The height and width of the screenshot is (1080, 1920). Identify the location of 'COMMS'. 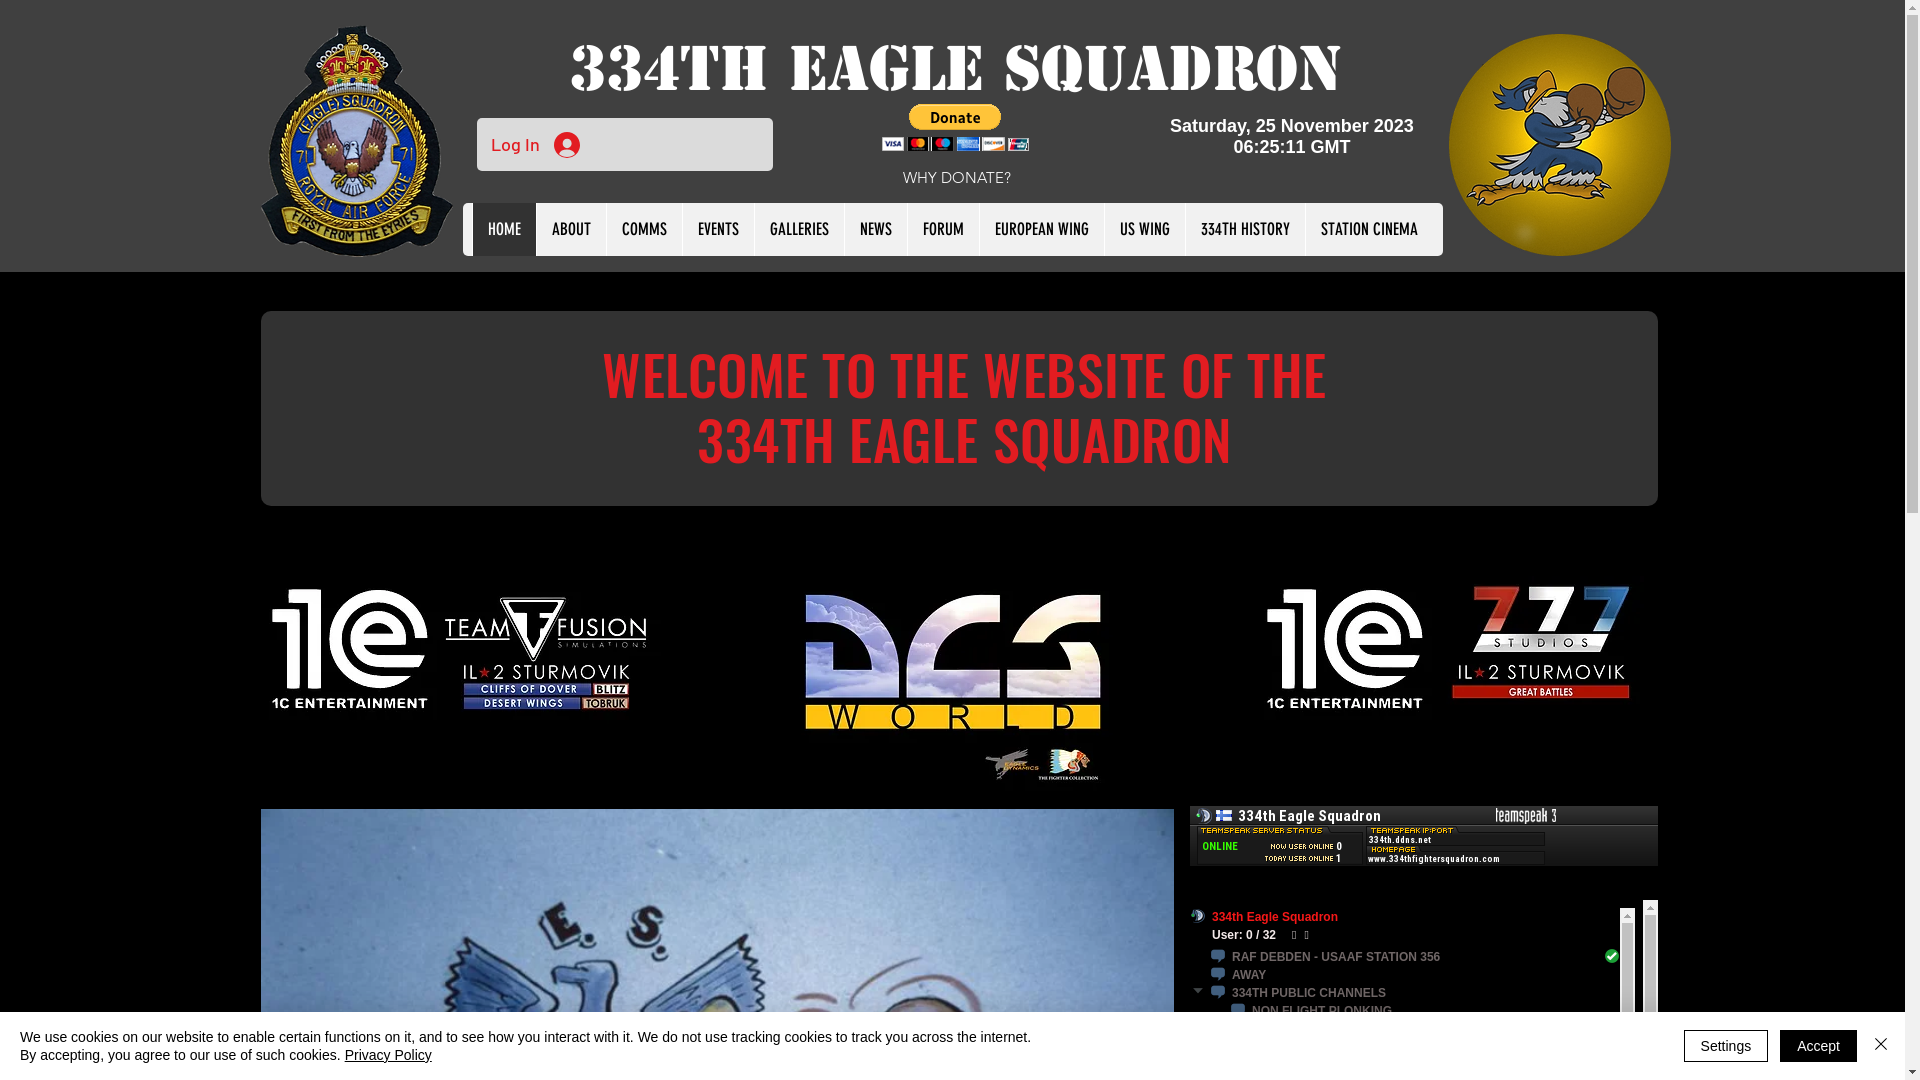
(643, 228).